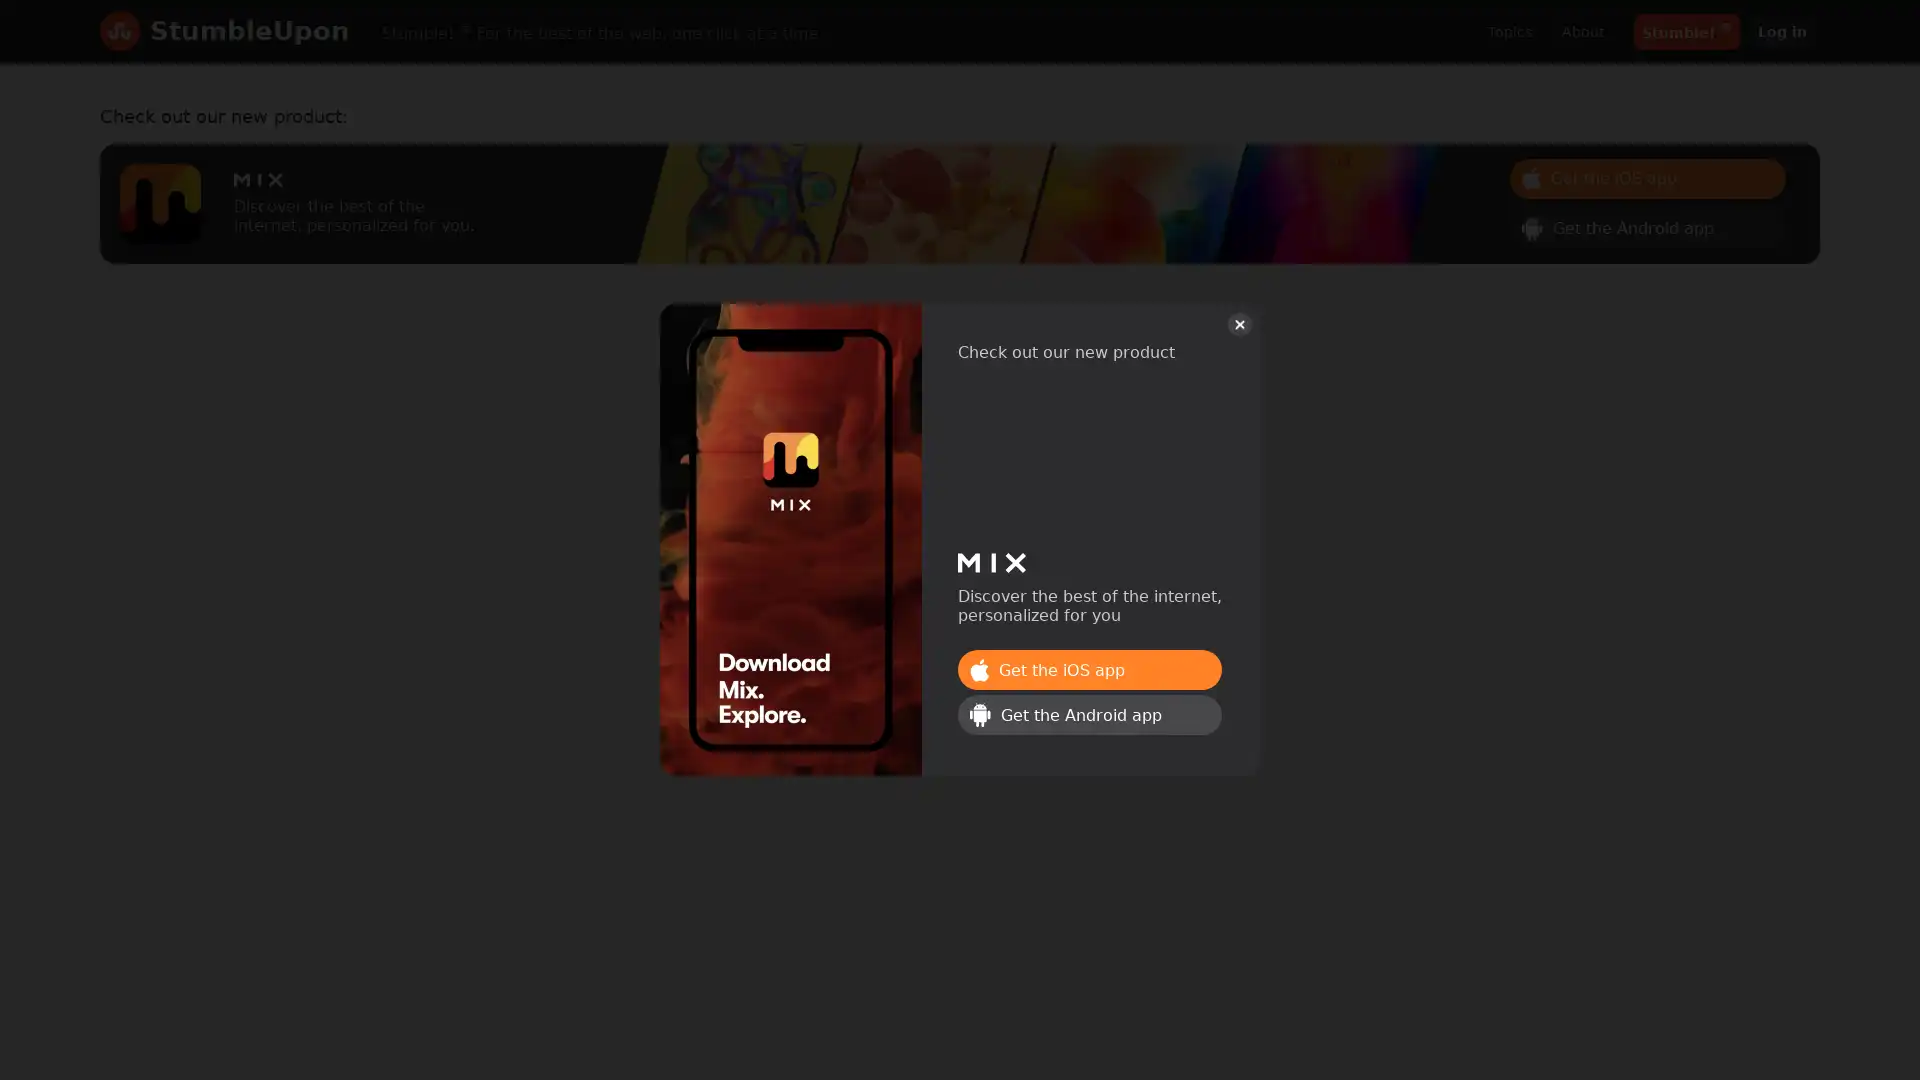 The image size is (1920, 1080). I want to click on Header Image 1 Get the Android app, so click(1088, 713).